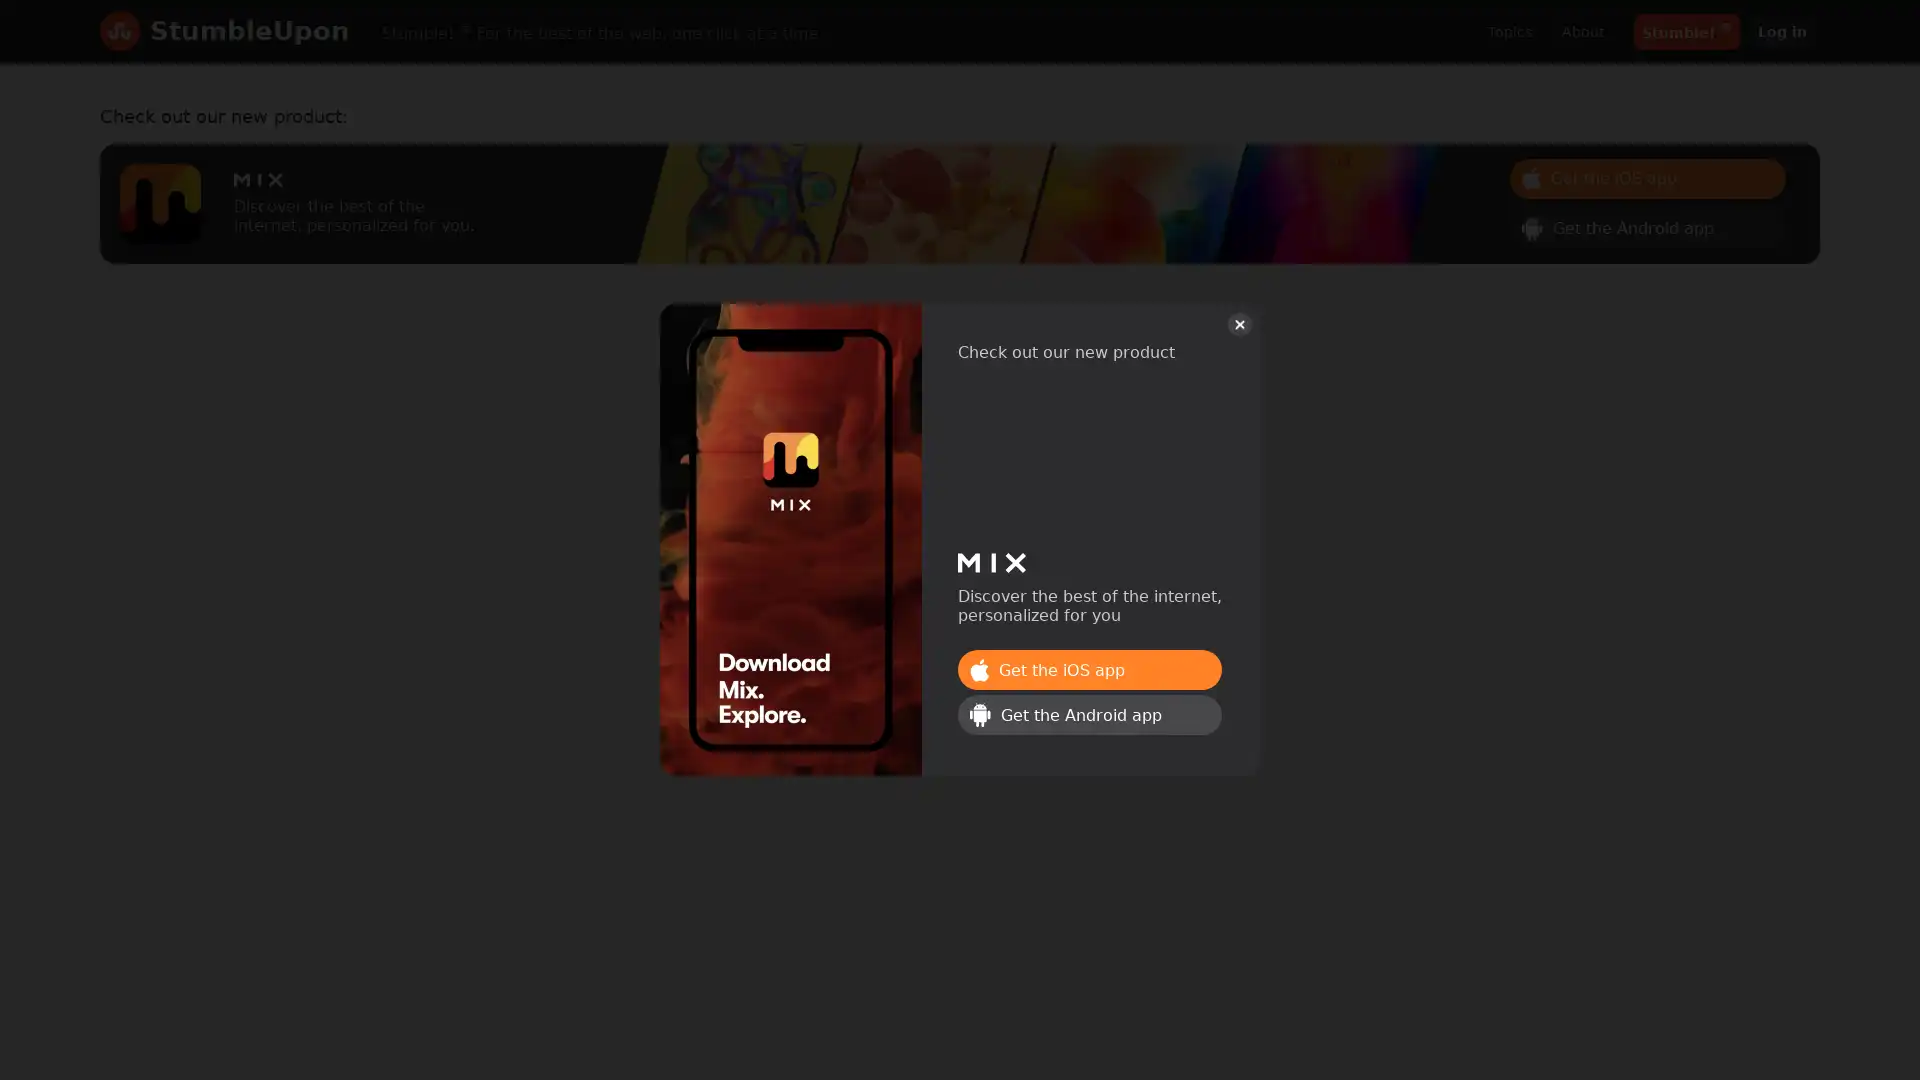 The image size is (1920, 1080). I want to click on Header Image 1 Get the Android app, so click(1088, 713).